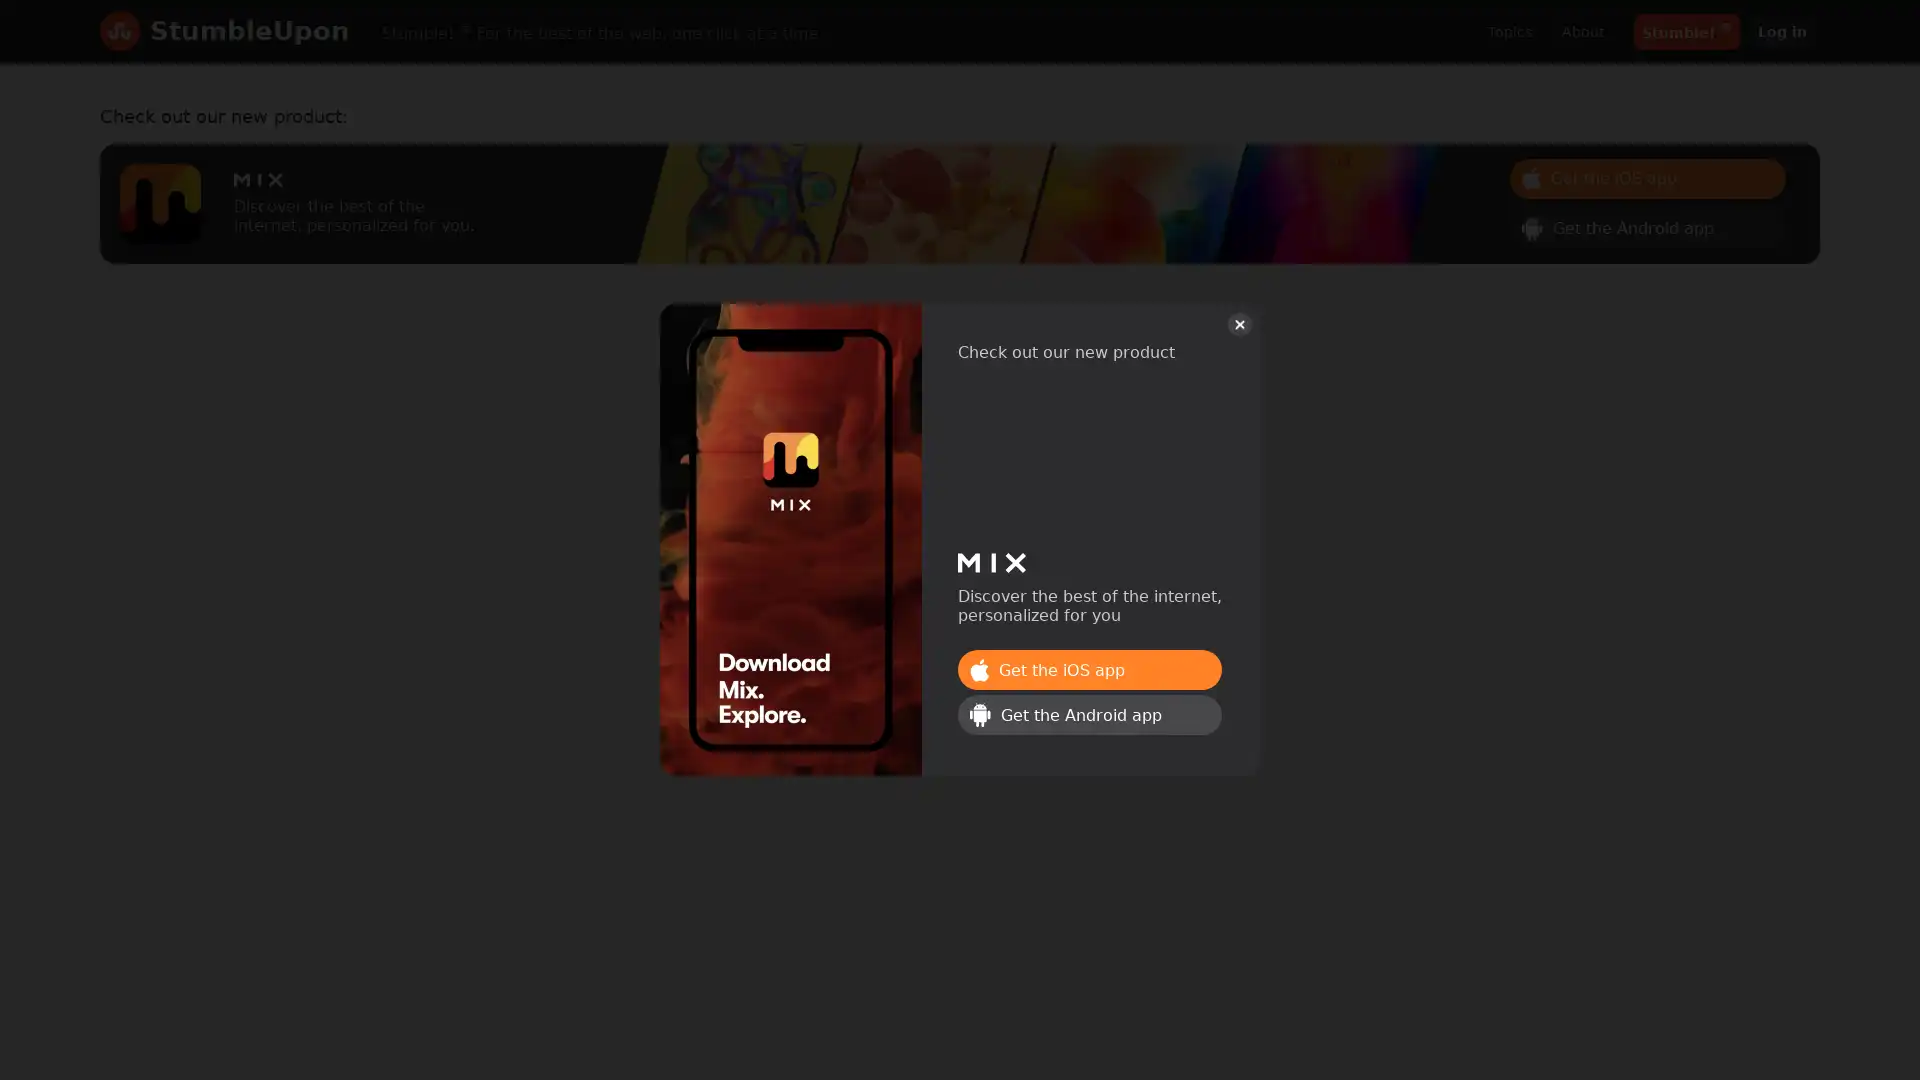 The image size is (1920, 1080). I want to click on Header Image 1 Get the Android app, so click(1088, 713).